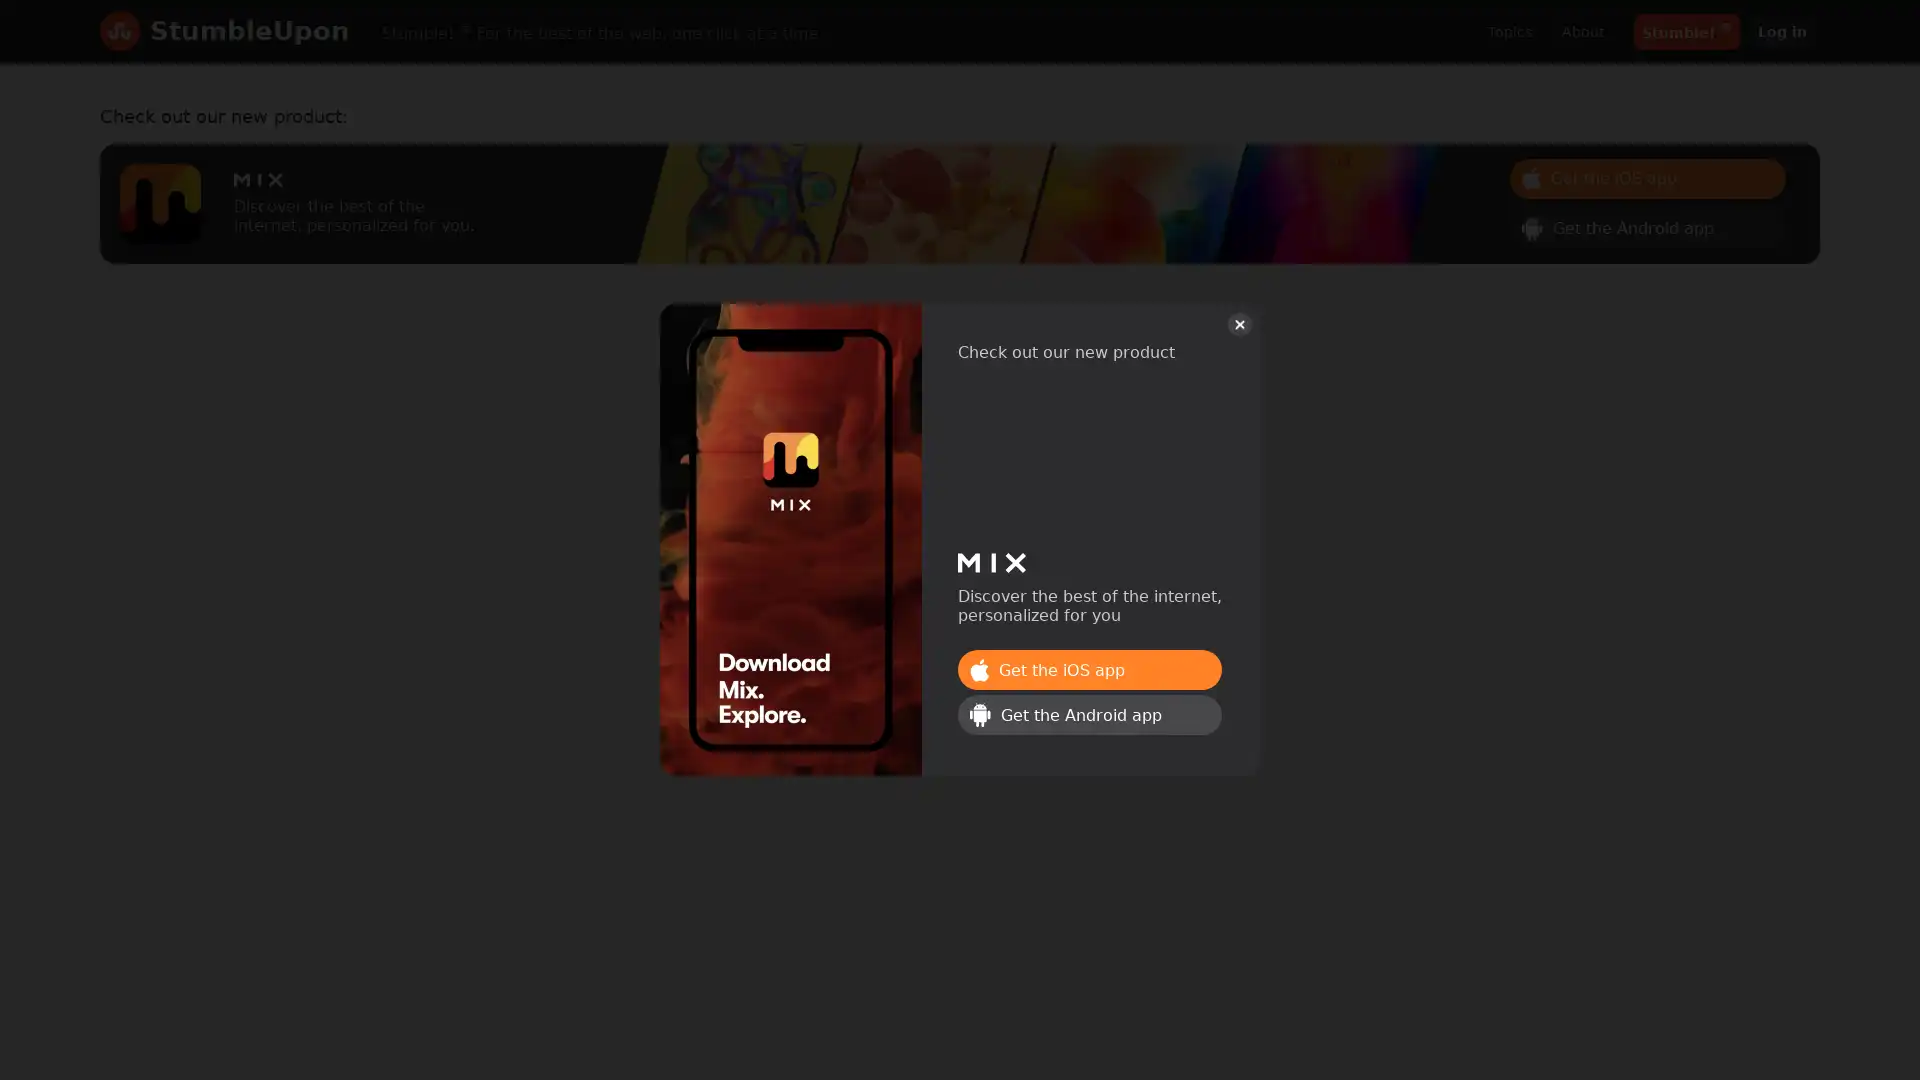 The image size is (1920, 1080). I want to click on Header Image 1 Get the Android app, so click(1088, 713).